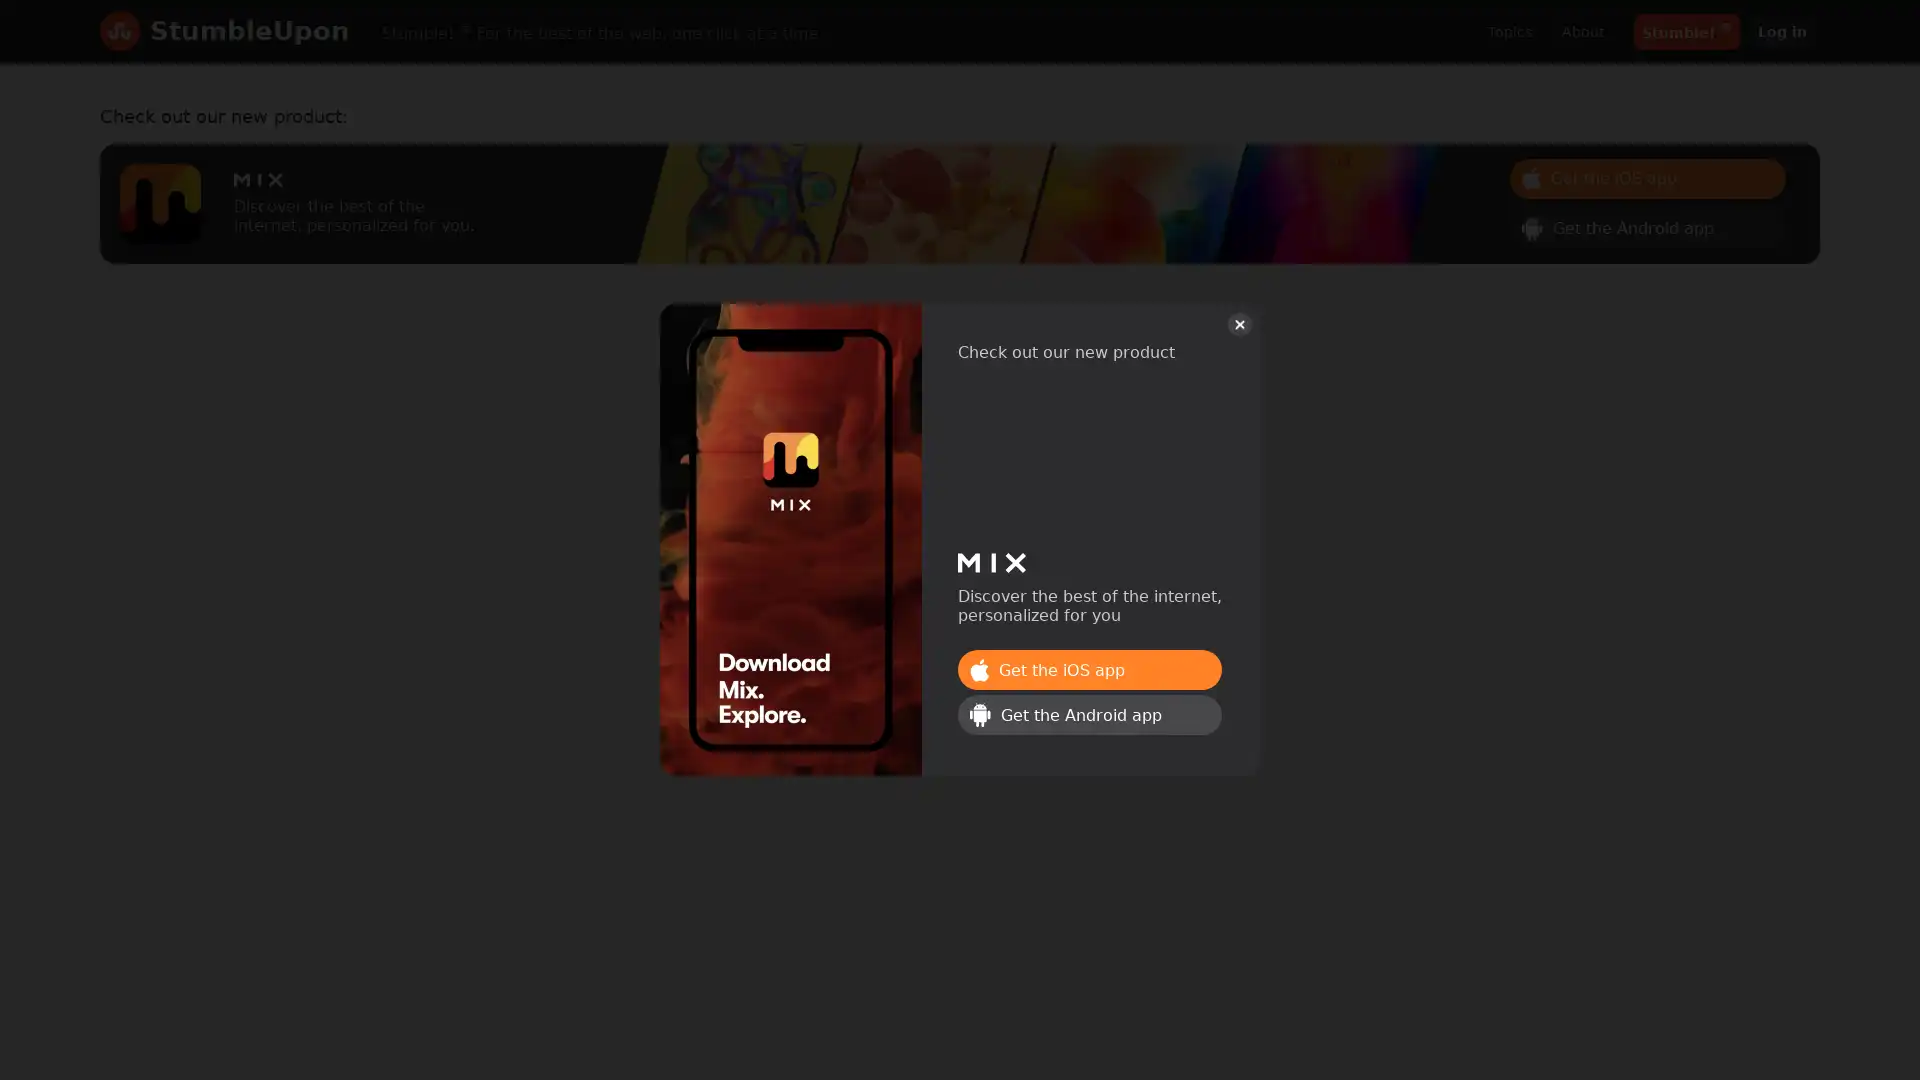 The image size is (1920, 1080). I want to click on Header Image 1 Get the Android app, so click(1088, 713).